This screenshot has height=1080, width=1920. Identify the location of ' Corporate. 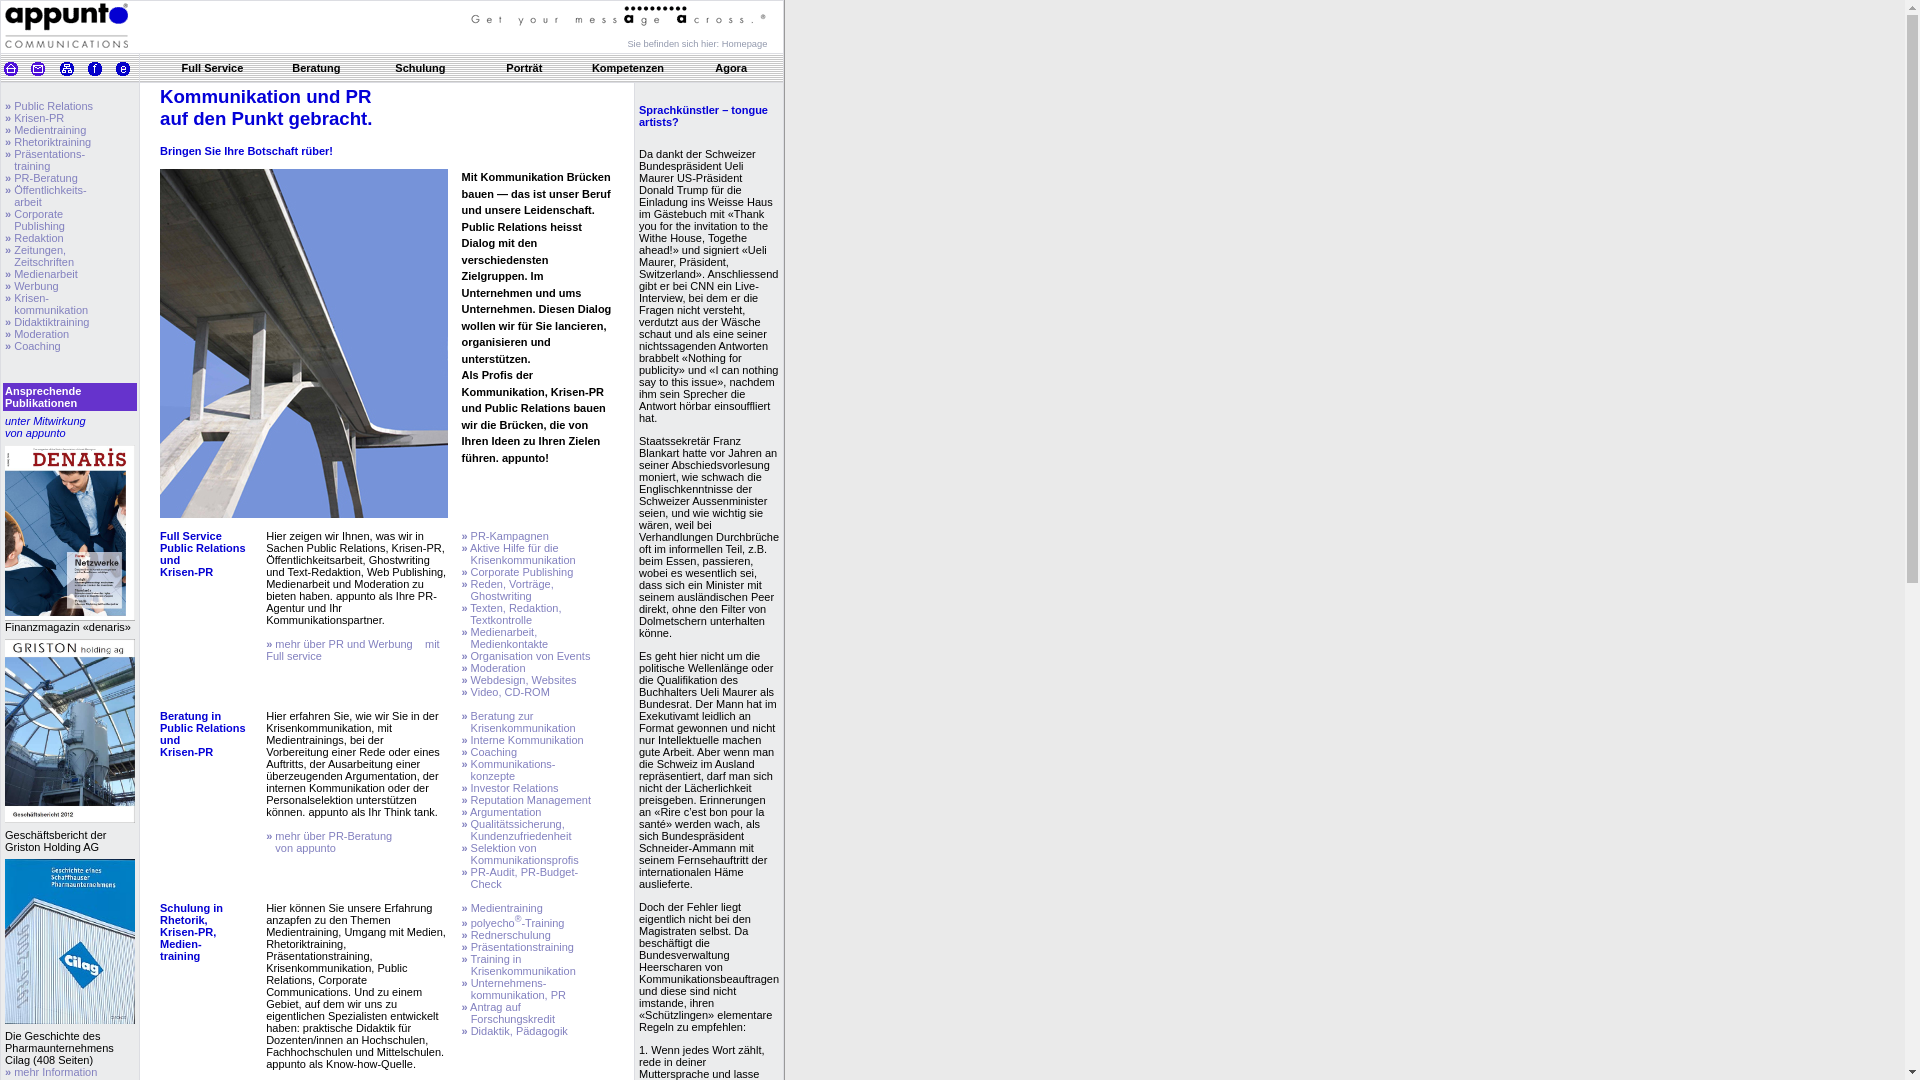
(4, 219).